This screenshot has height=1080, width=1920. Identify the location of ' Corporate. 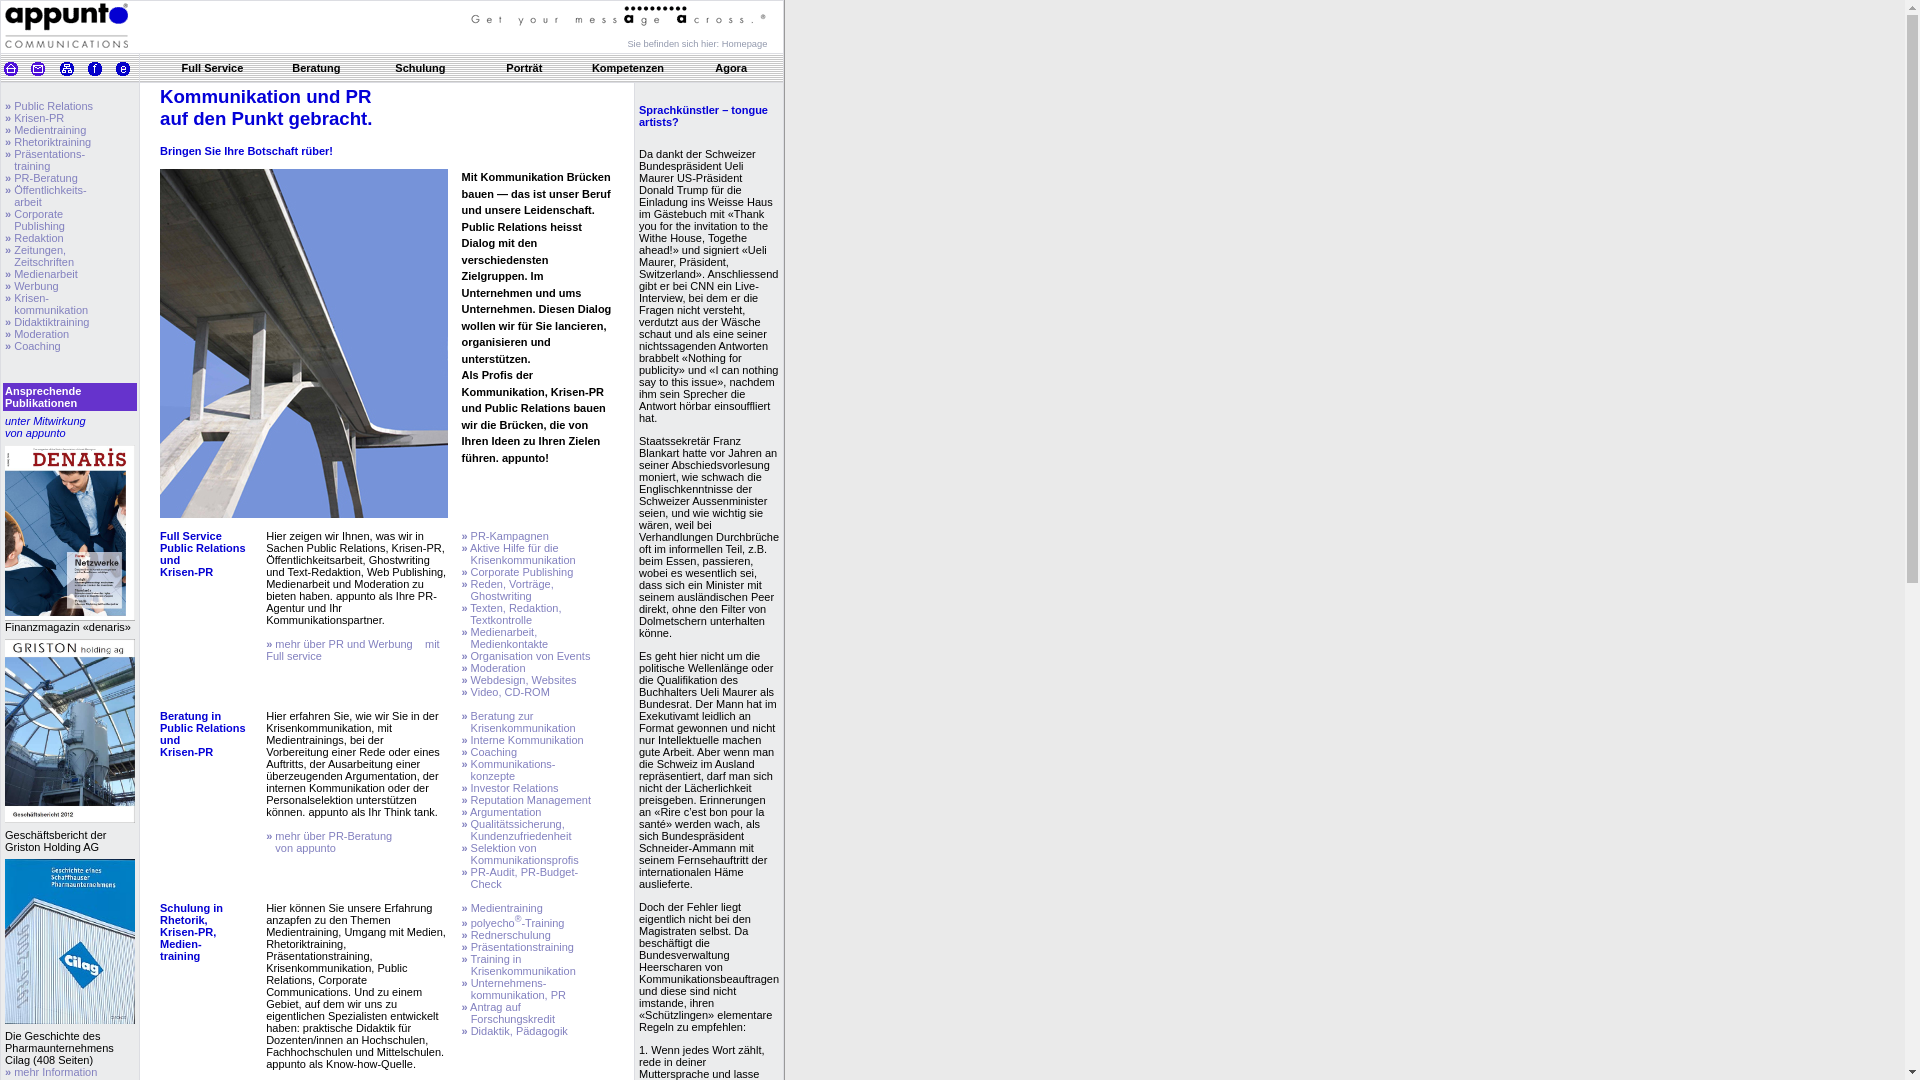
(4, 219).